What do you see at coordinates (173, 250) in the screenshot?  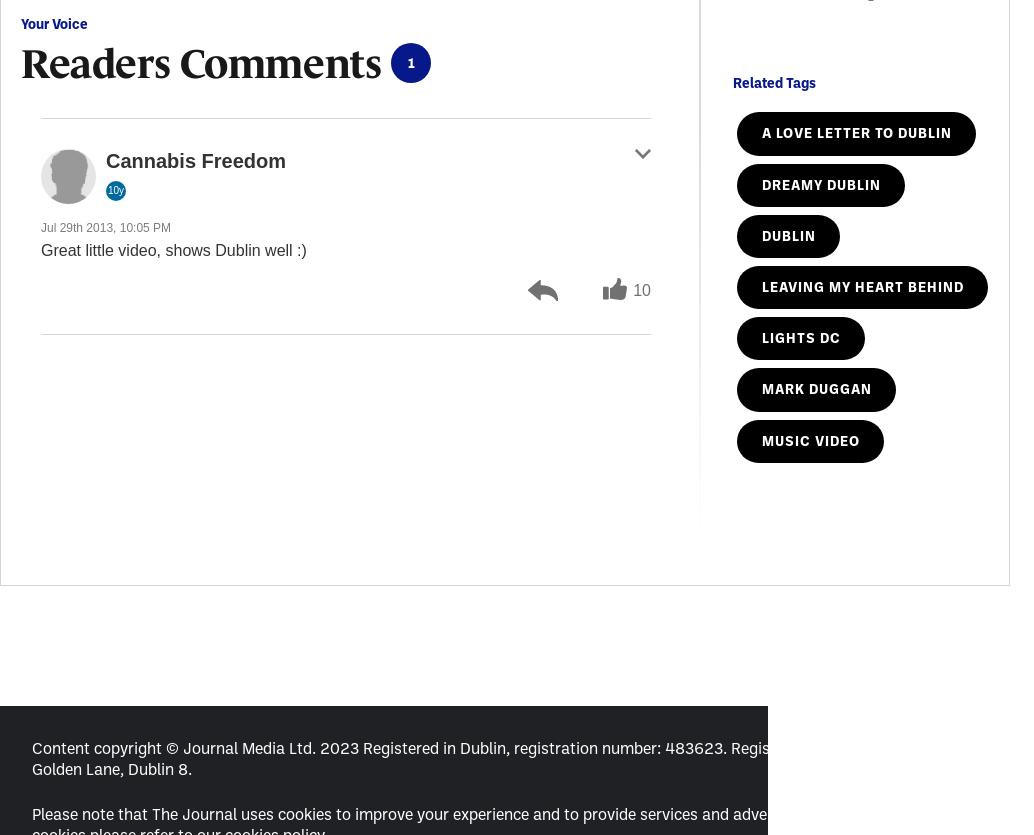 I see `'Great little video, shows Dublin well :)'` at bounding box center [173, 250].